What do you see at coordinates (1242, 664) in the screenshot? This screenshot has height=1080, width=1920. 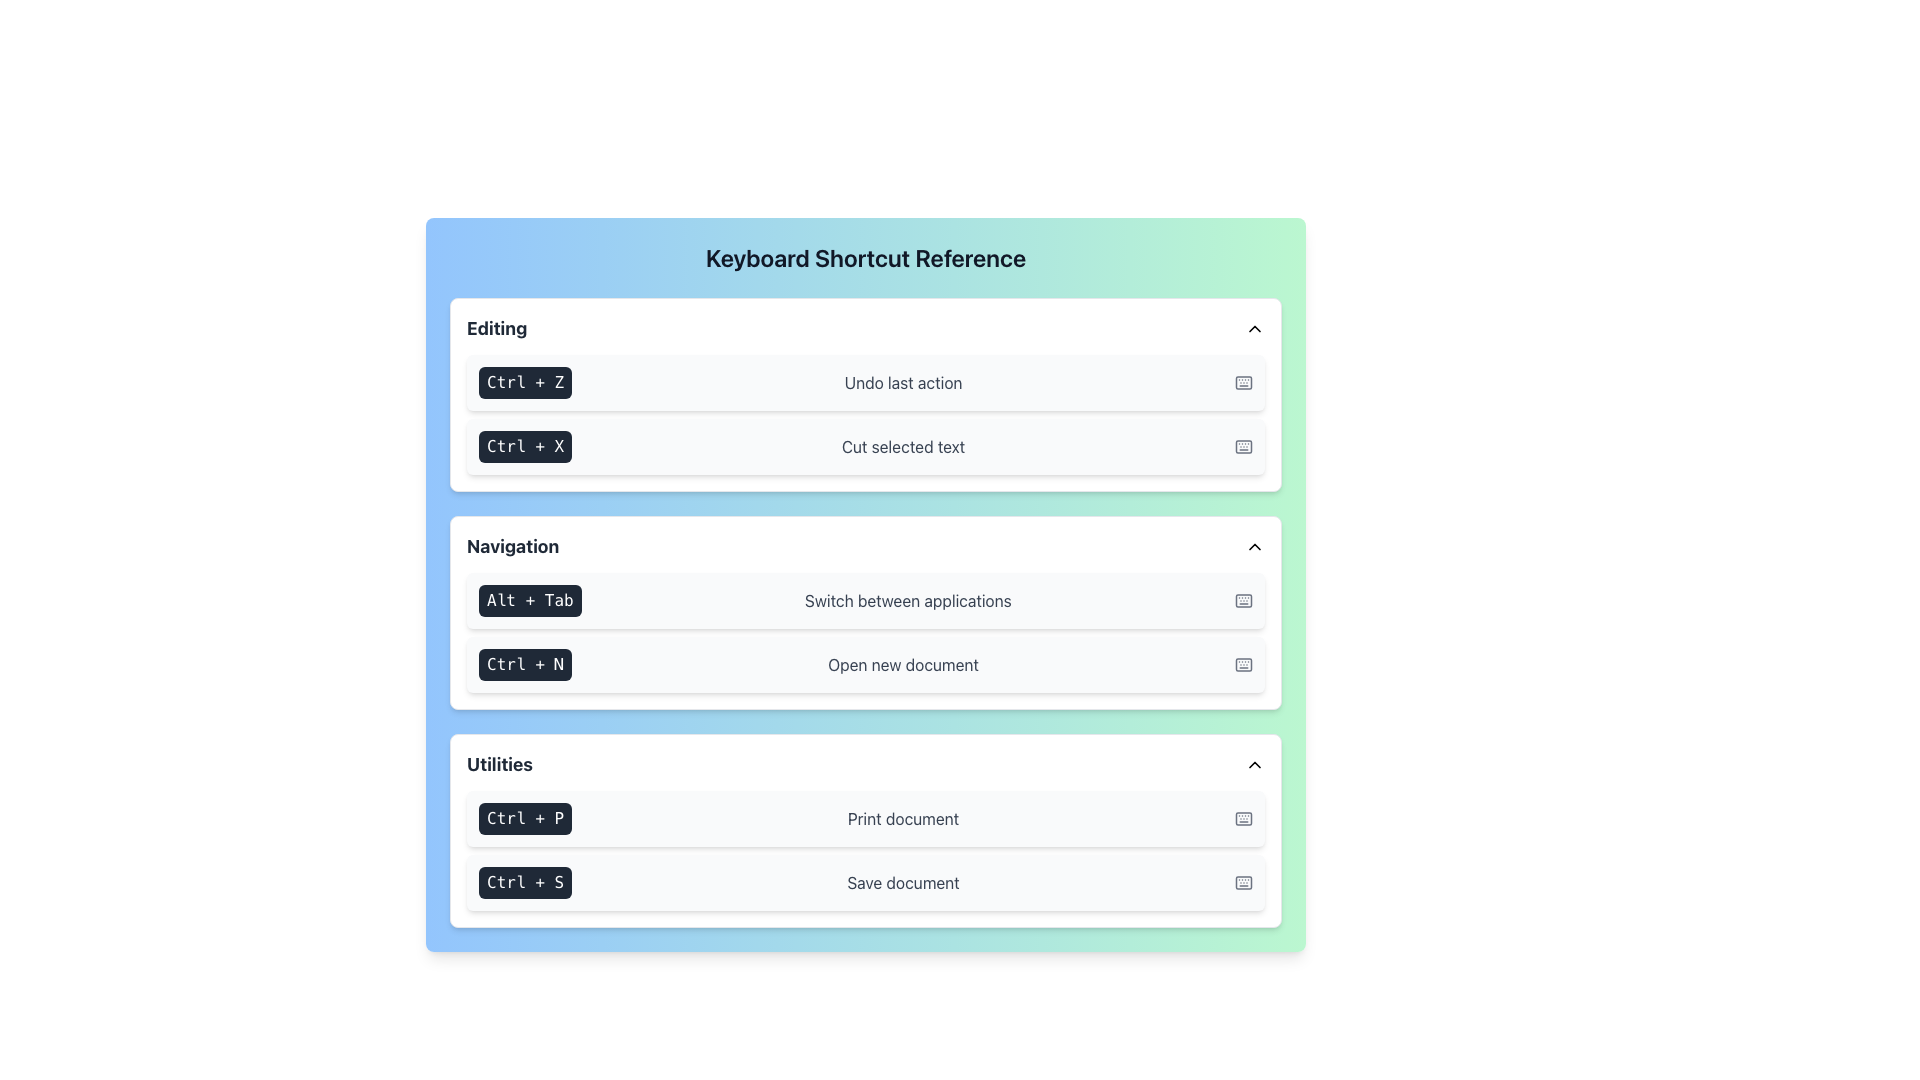 I see `the rectangular SVG component located to the right of the 'Open new document' entry in the 'Navigation' section` at bounding box center [1242, 664].